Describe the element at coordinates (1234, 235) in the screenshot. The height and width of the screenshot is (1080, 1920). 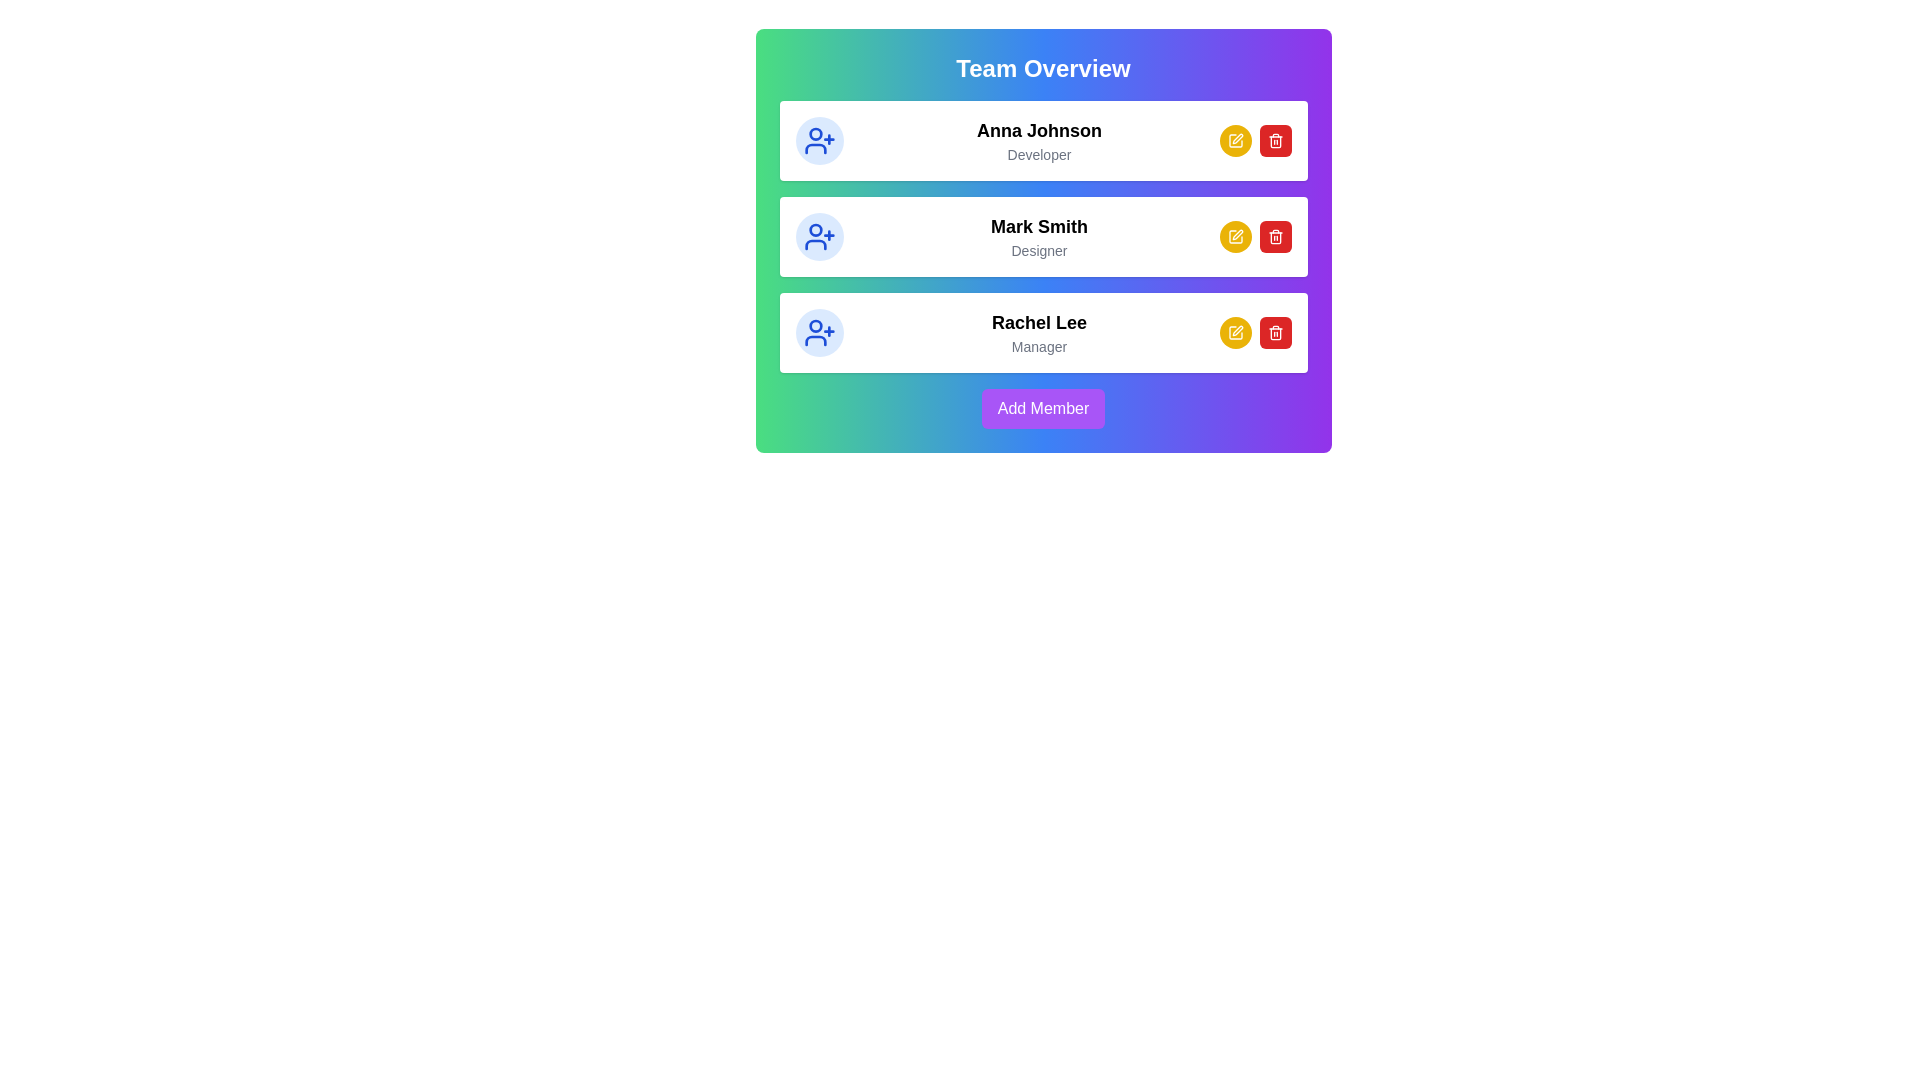
I see `the leftmost button for editing associated with 'Mark Smith, Designer'` at that location.